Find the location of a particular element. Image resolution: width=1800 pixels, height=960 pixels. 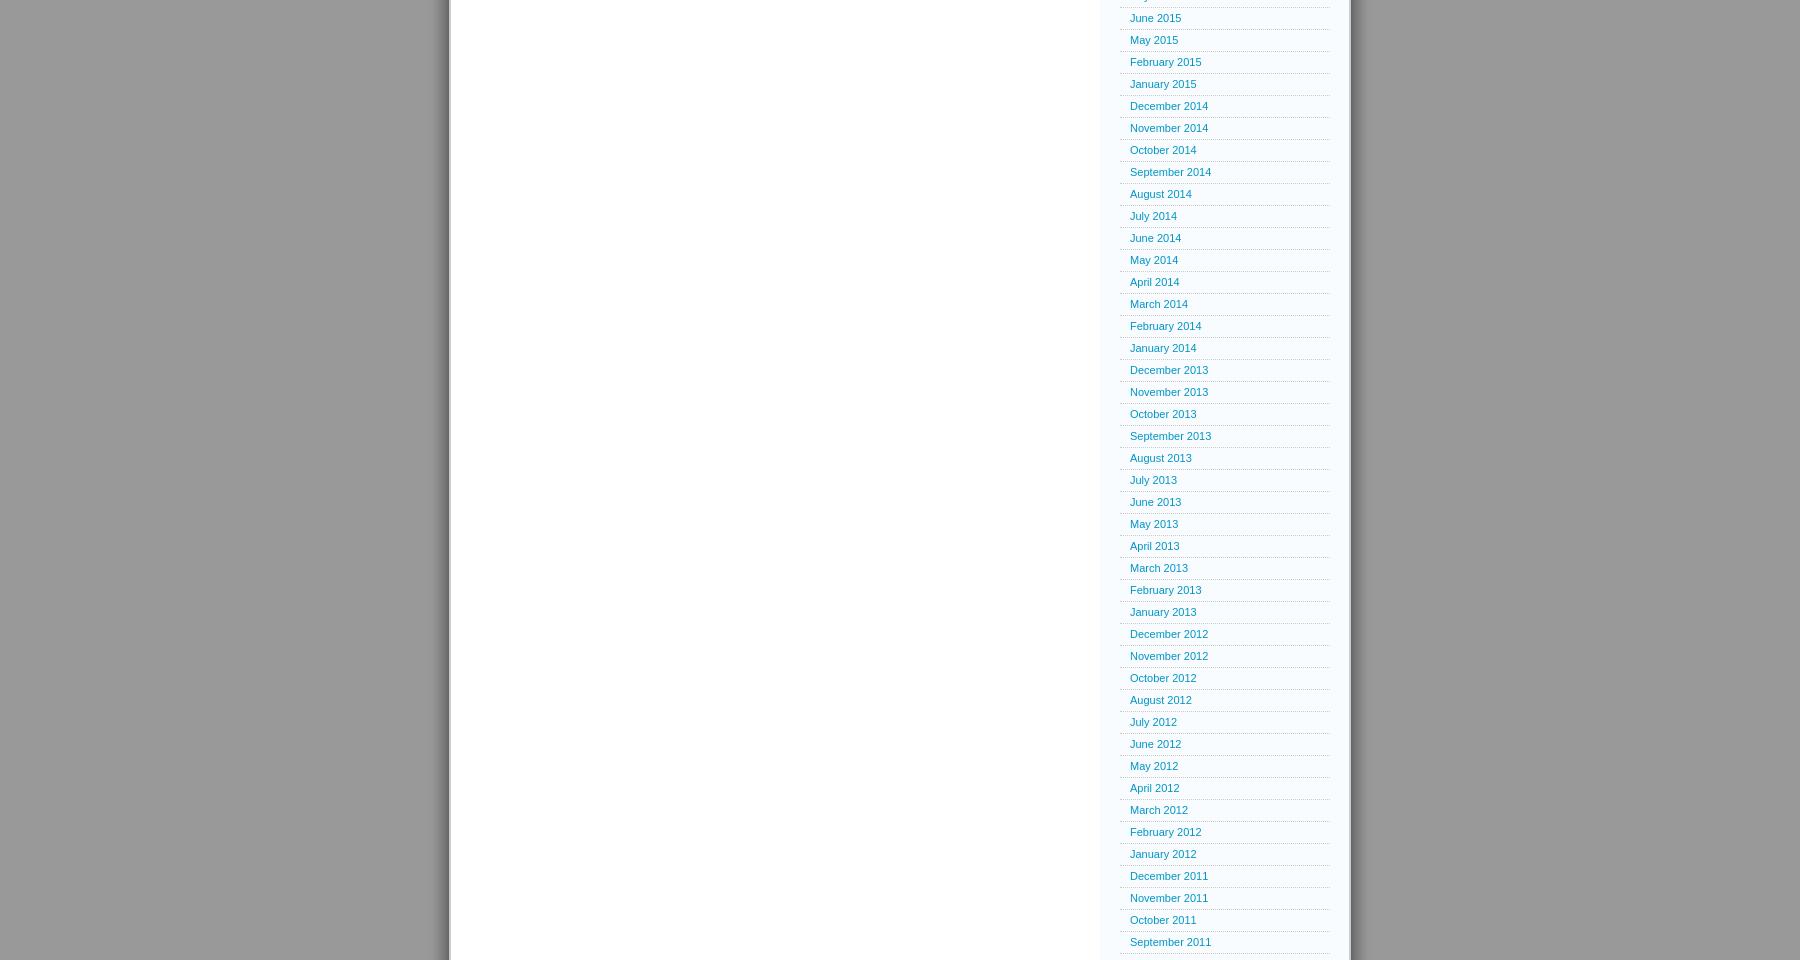

'February 2013' is located at coordinates (1164, 590).